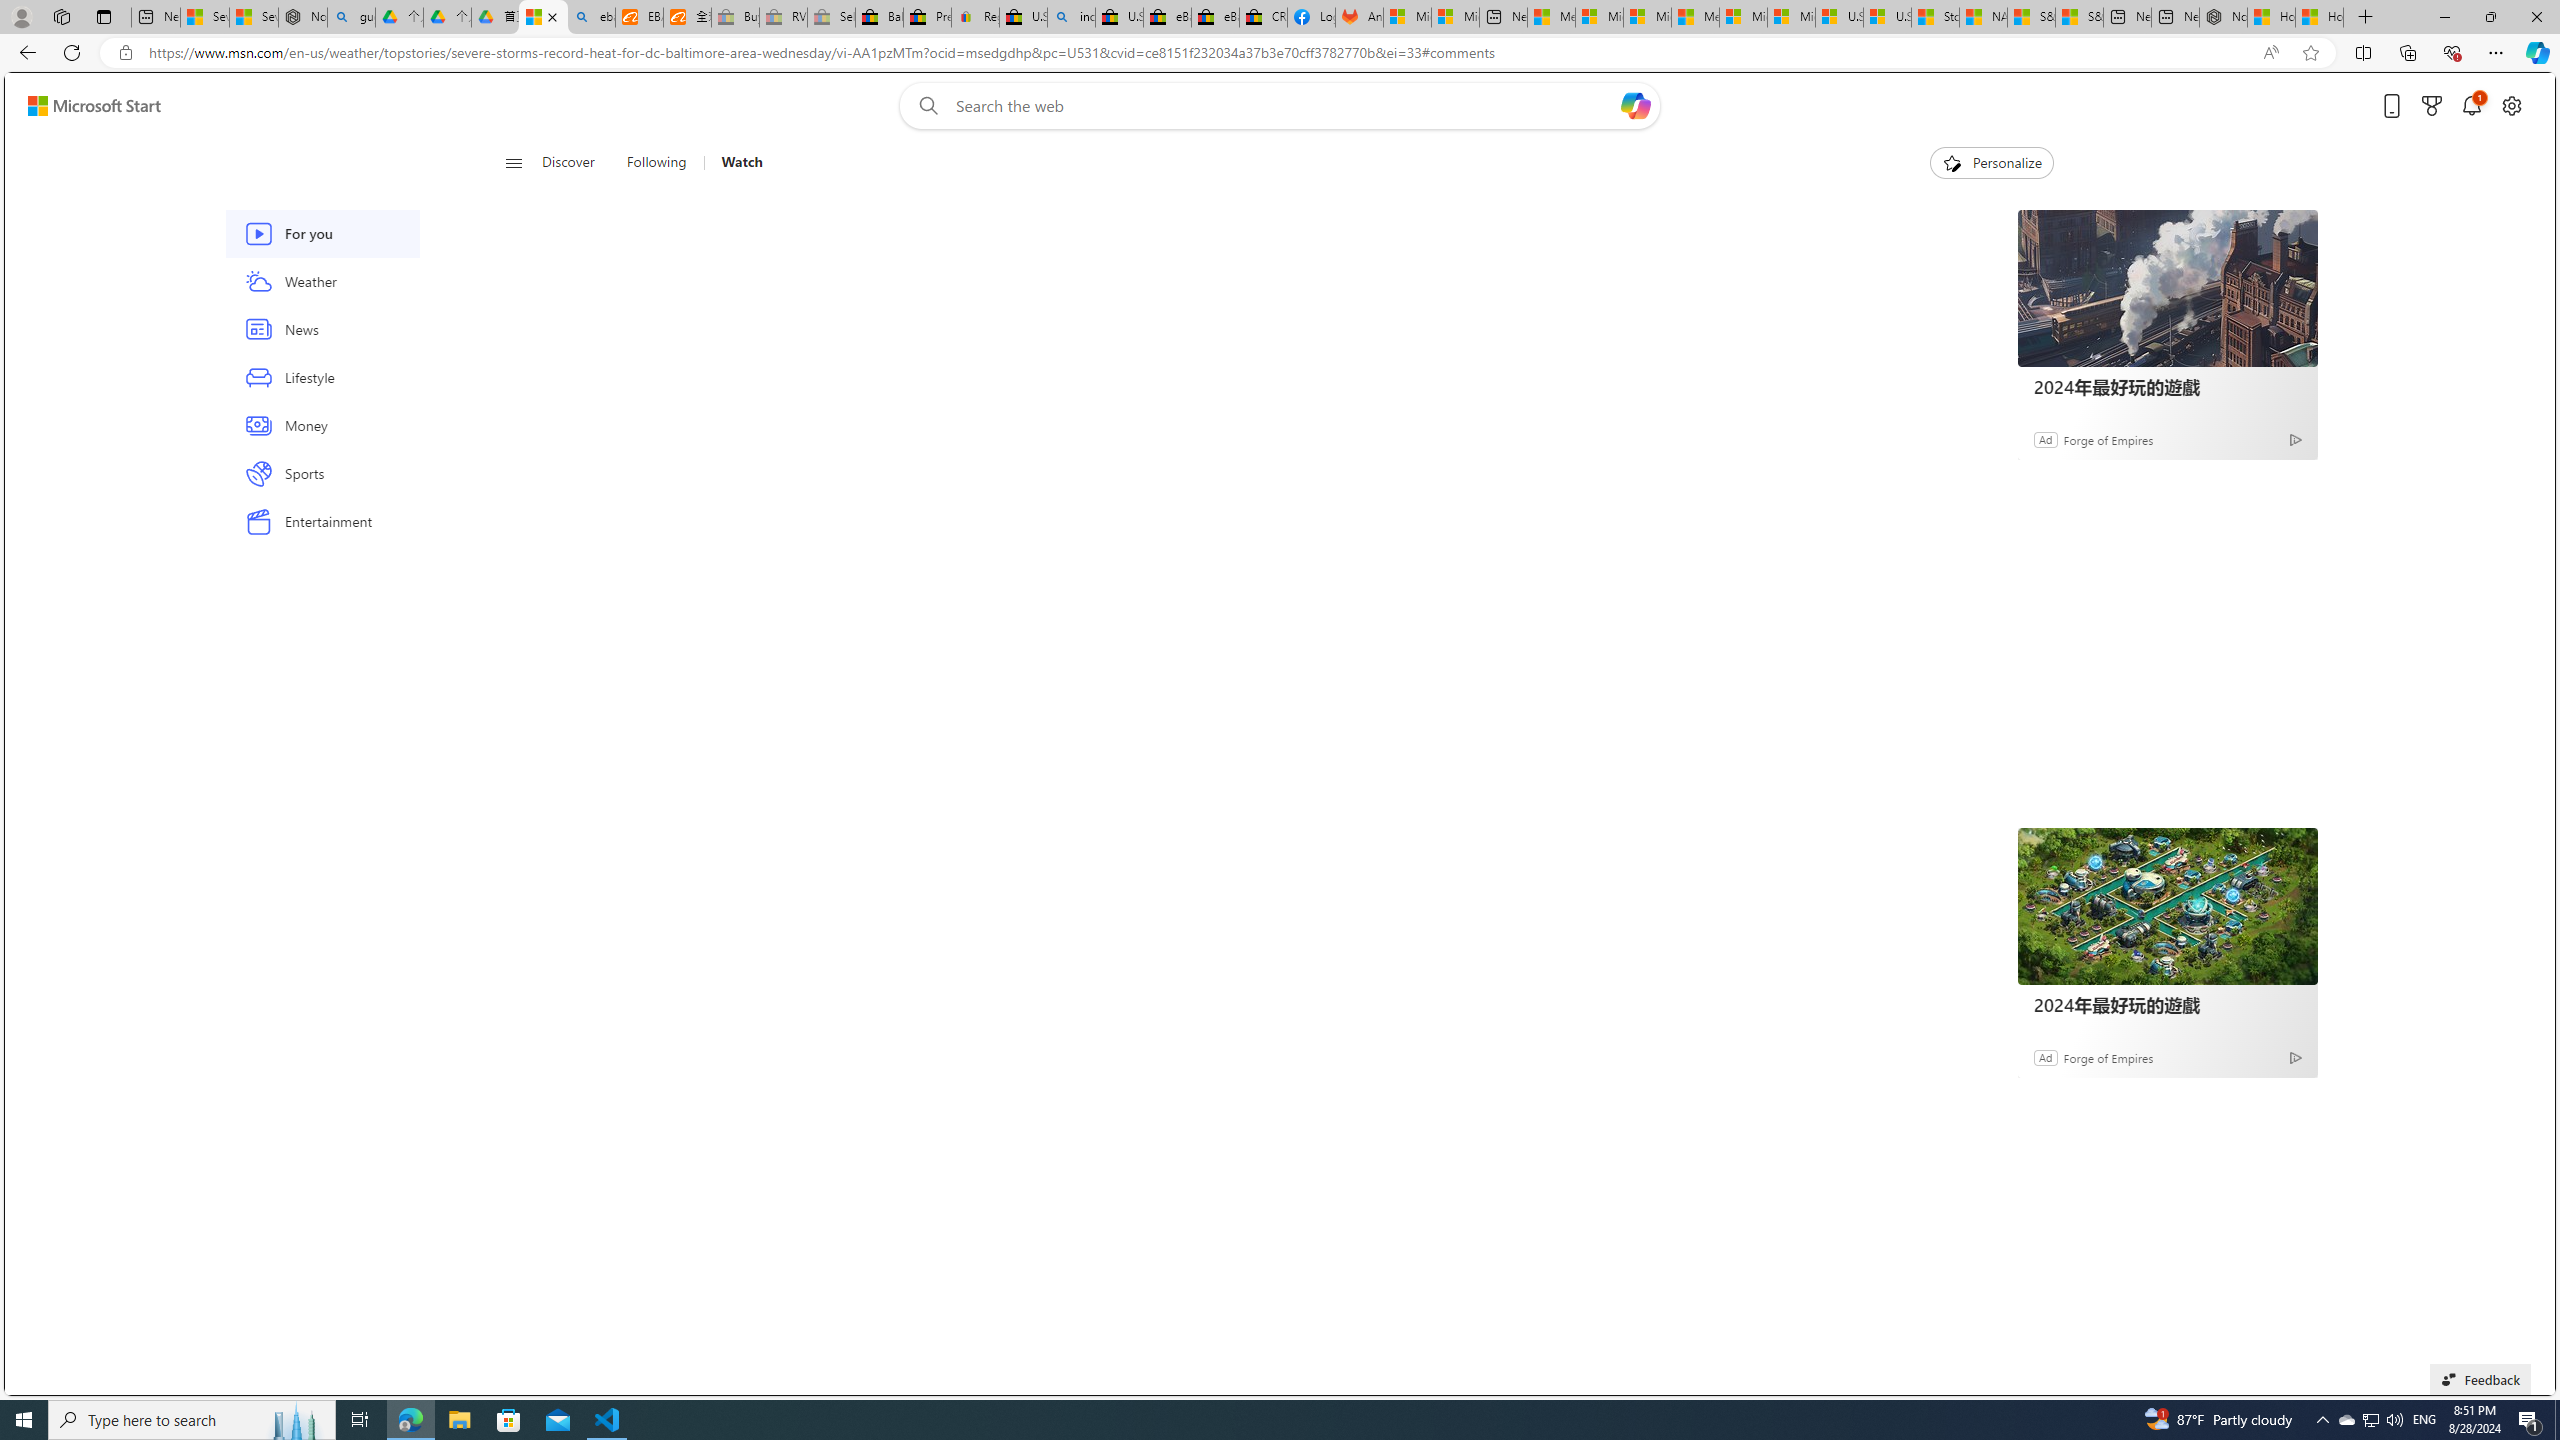 The width and height of the screenshot is (2560, 1440). Describe the element at coordinates (2079, 16) in the screenshot. I see `'S&P 500, Nasdaq end lower, weighed by Nvidia dip | Watch'` at that location.